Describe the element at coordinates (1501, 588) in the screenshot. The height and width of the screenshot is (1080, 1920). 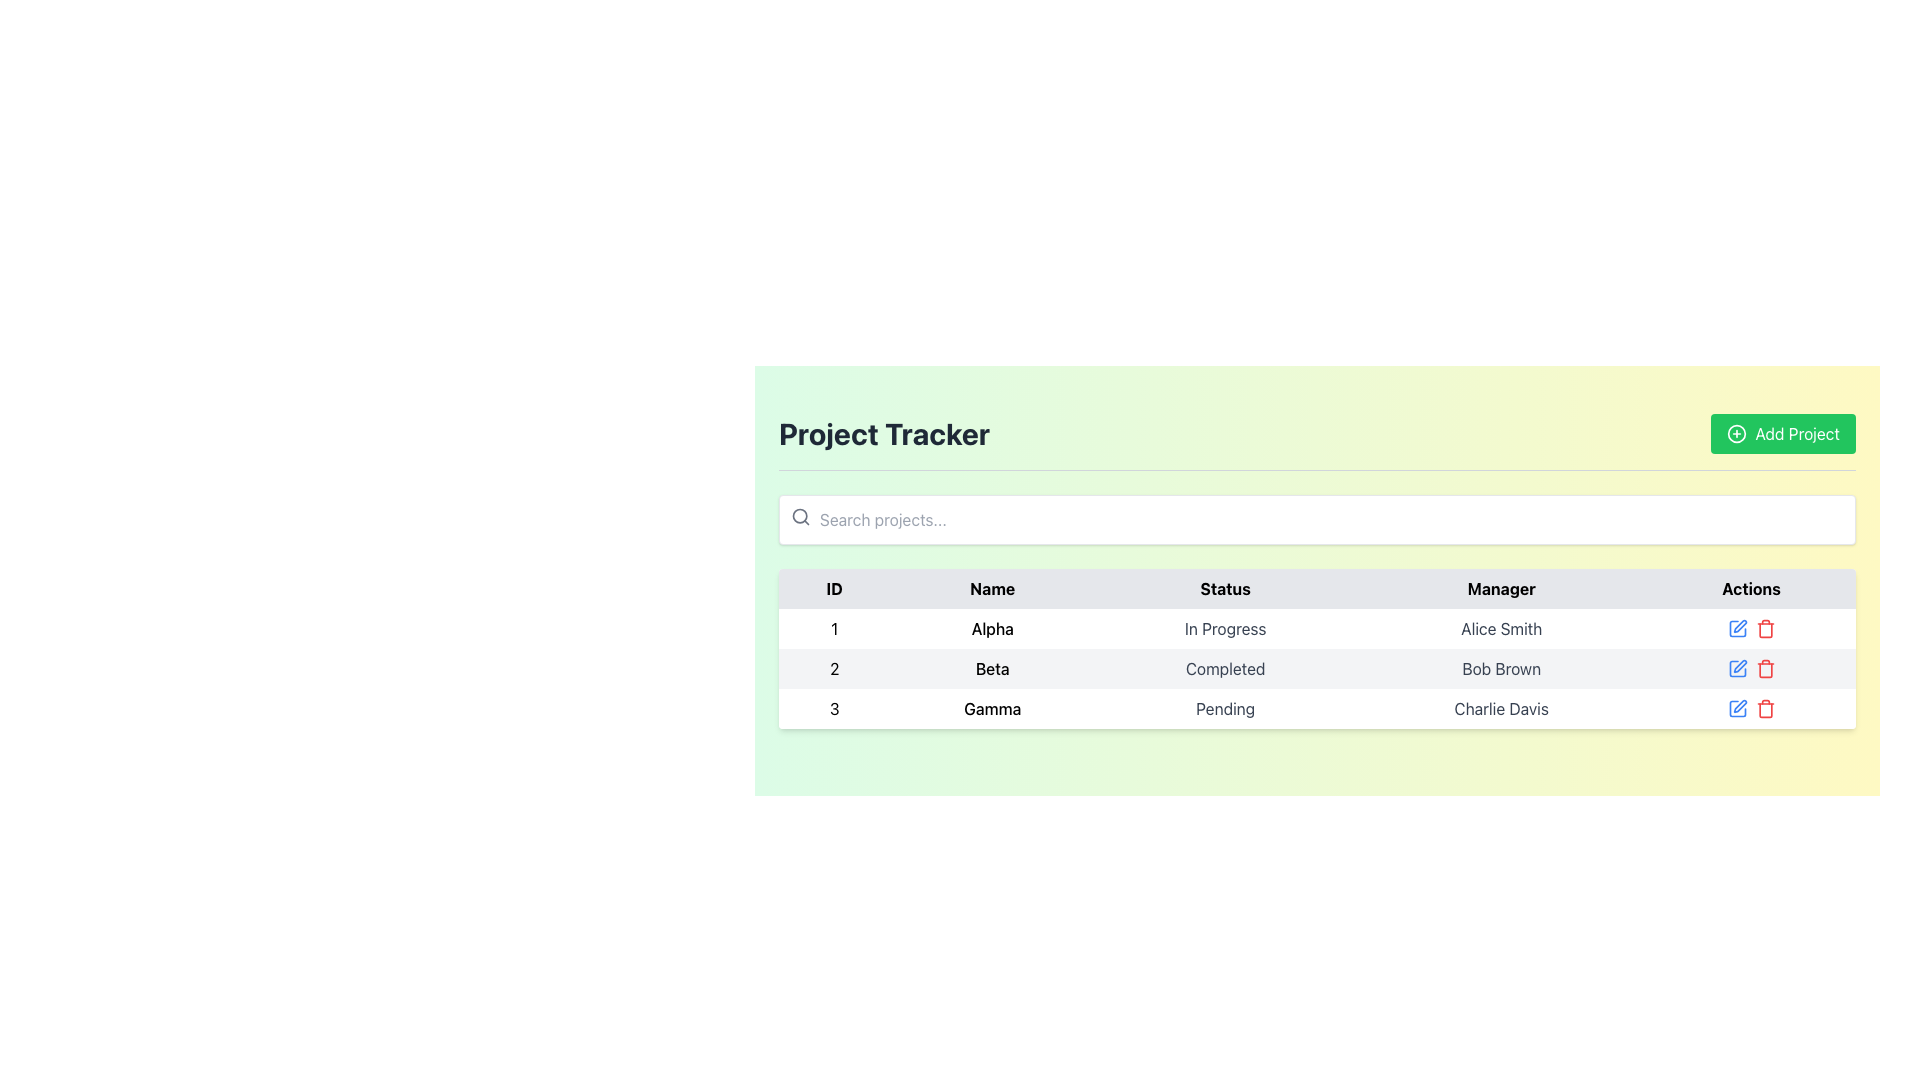
I see `the 'Manager' column header in the project tracker table, which is located between the 'Status' and 'Actions' headers` at that location.